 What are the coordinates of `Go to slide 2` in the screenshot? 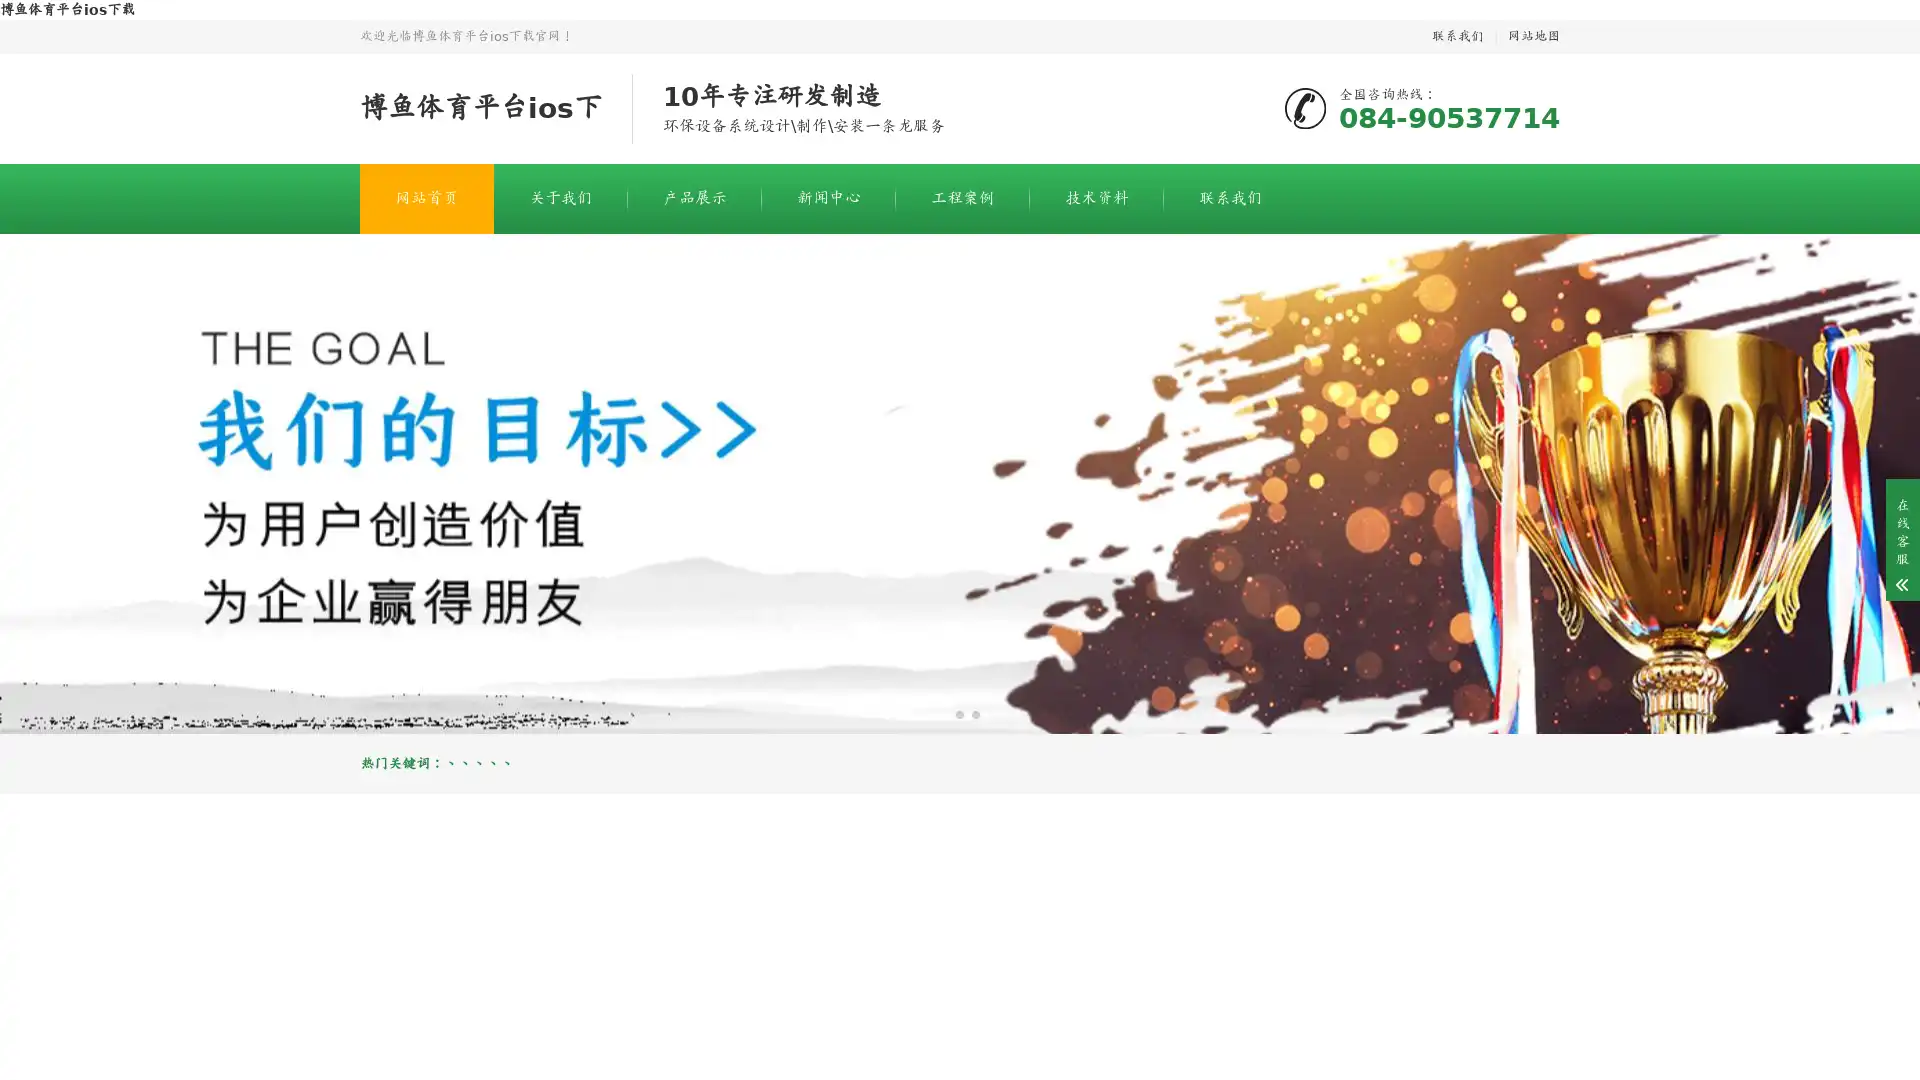 It's located at (960, 713).